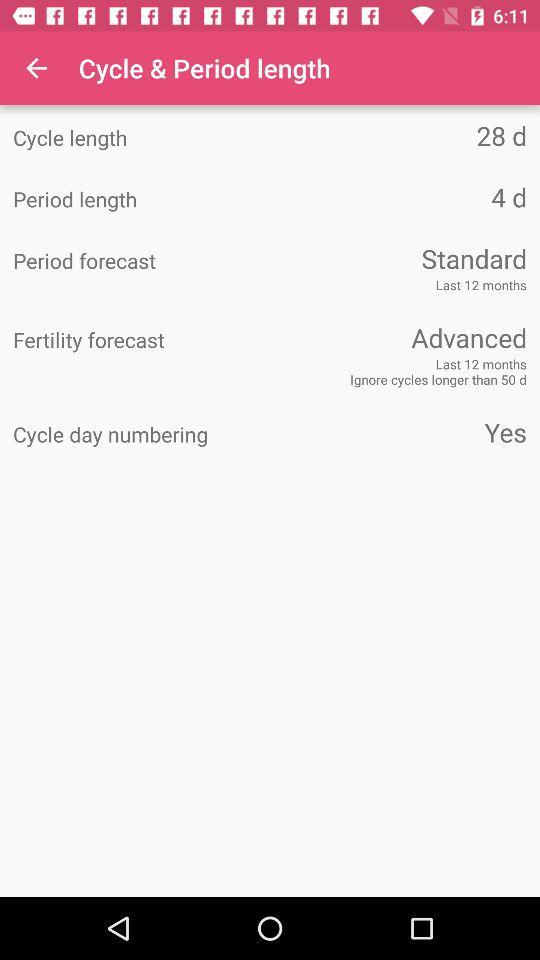 The height and width of the screenshot is (960, 540). What do you see at coordinates (398, 257) in the screenshot?
I see `icon to the right of the period forecast item` at bounding box center [398, 257].